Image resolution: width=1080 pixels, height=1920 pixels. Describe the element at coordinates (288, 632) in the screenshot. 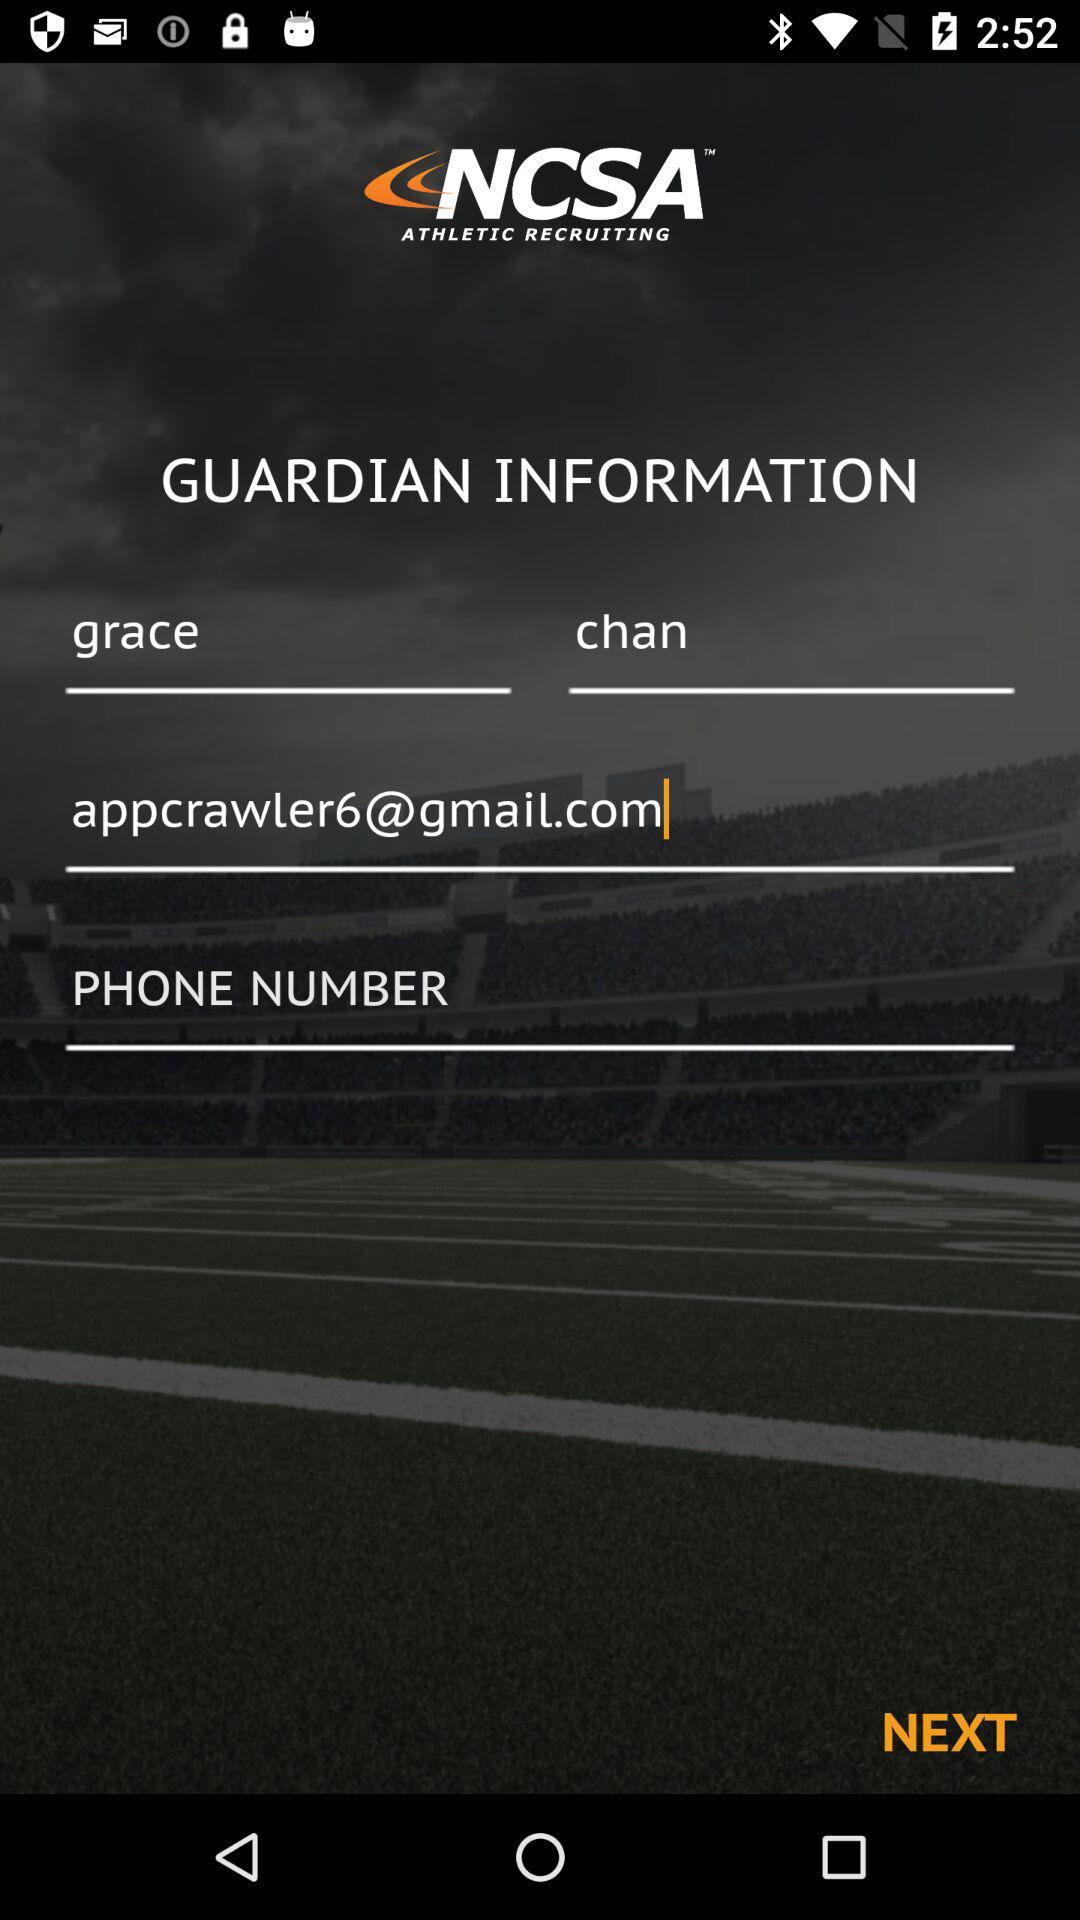

I see `icon to the left of the chan icon` at that location.